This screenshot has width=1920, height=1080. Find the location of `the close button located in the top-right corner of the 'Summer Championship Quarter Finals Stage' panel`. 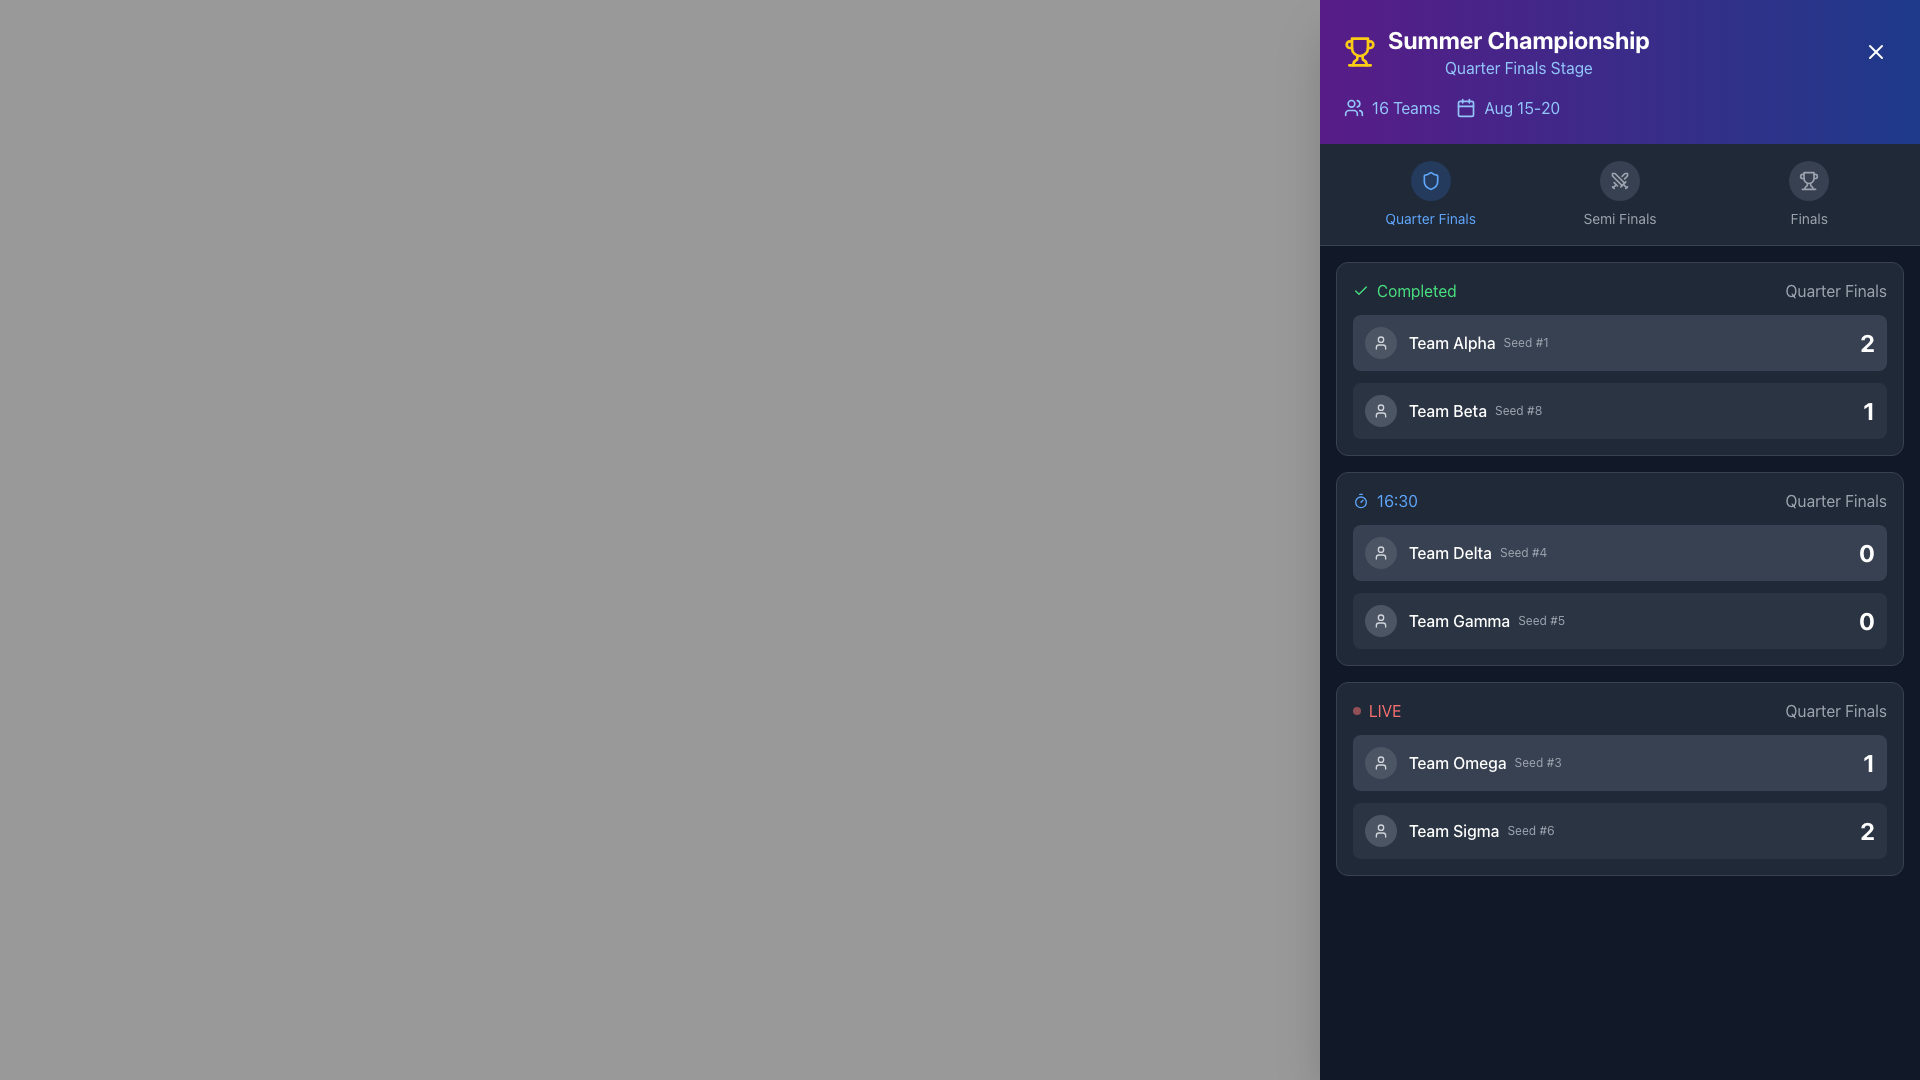

the close button located in the top-right corner of the 'Summer Championship Quarter Finals Stage' panel is located at coordinates (1875, 50).